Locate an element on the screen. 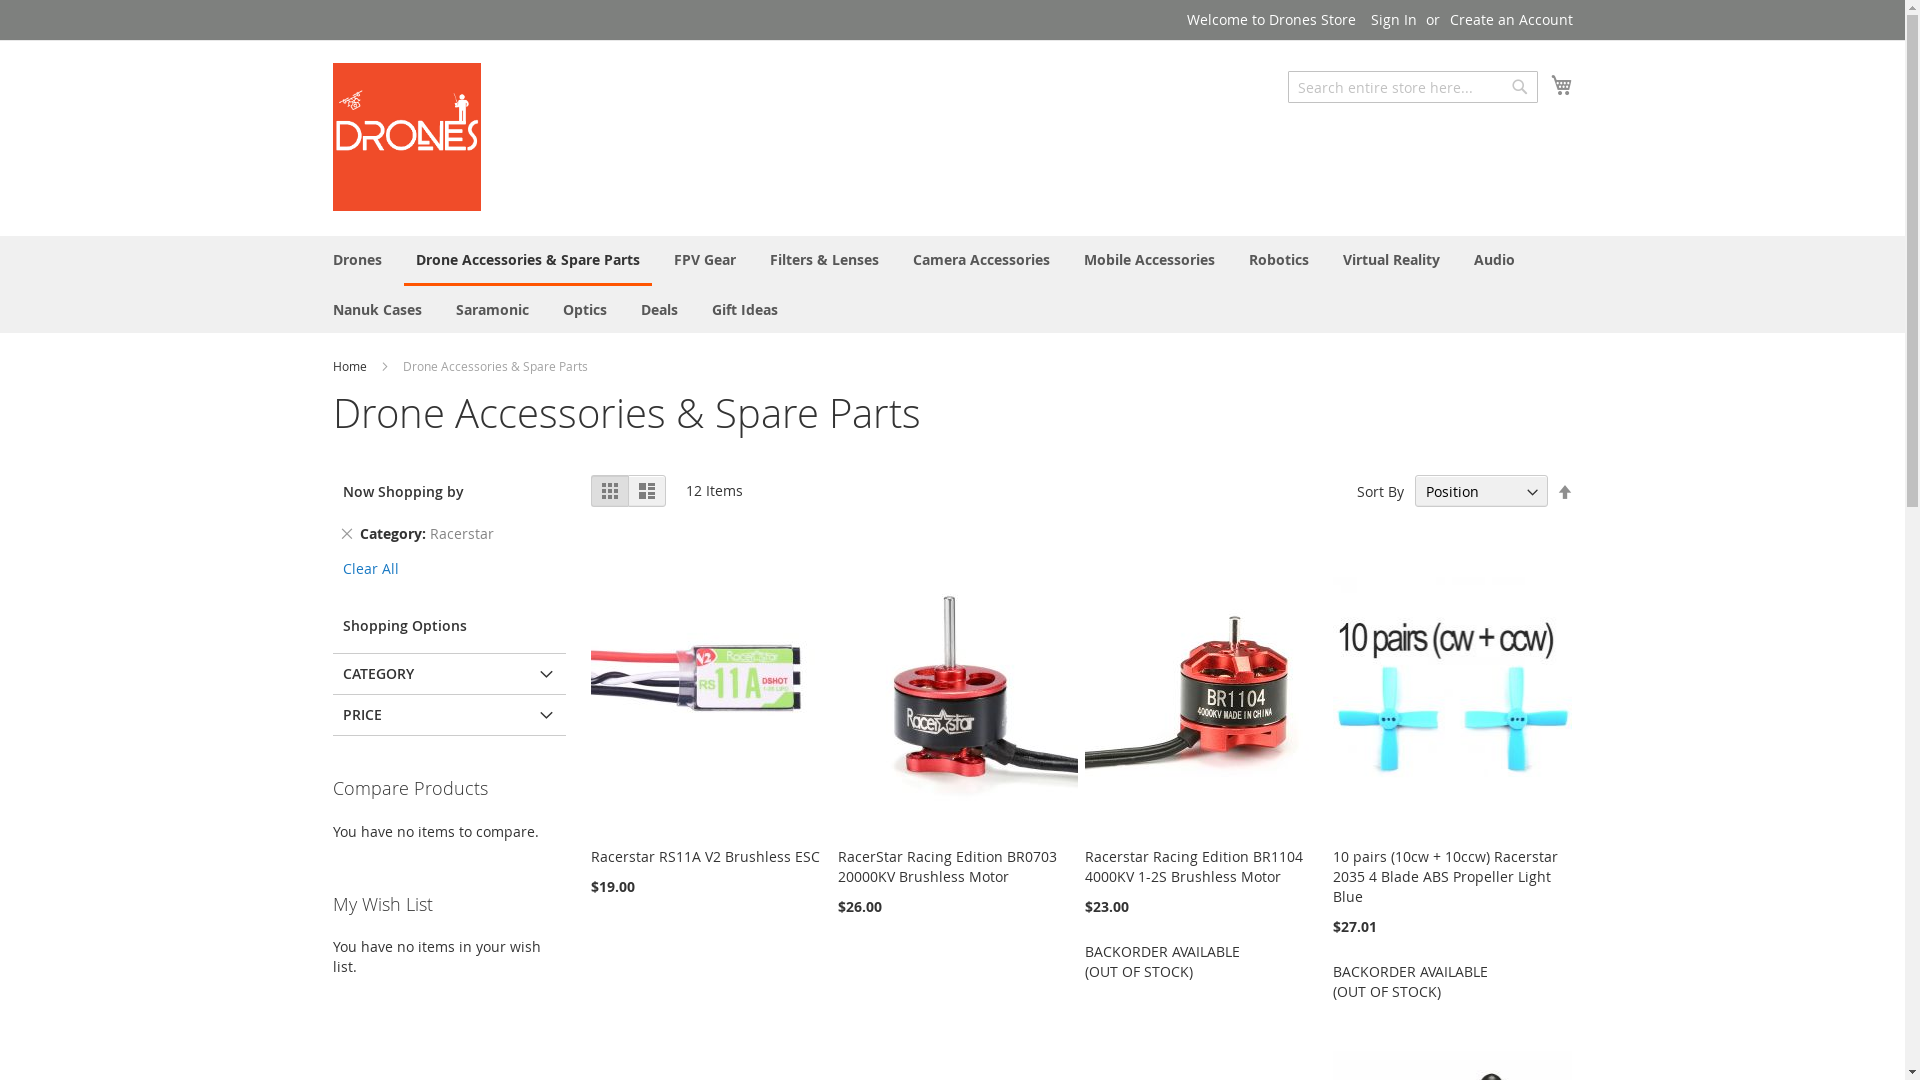 The image size is (1920, 1080). 'Create an Account' is located at coordinates (1449, 19).